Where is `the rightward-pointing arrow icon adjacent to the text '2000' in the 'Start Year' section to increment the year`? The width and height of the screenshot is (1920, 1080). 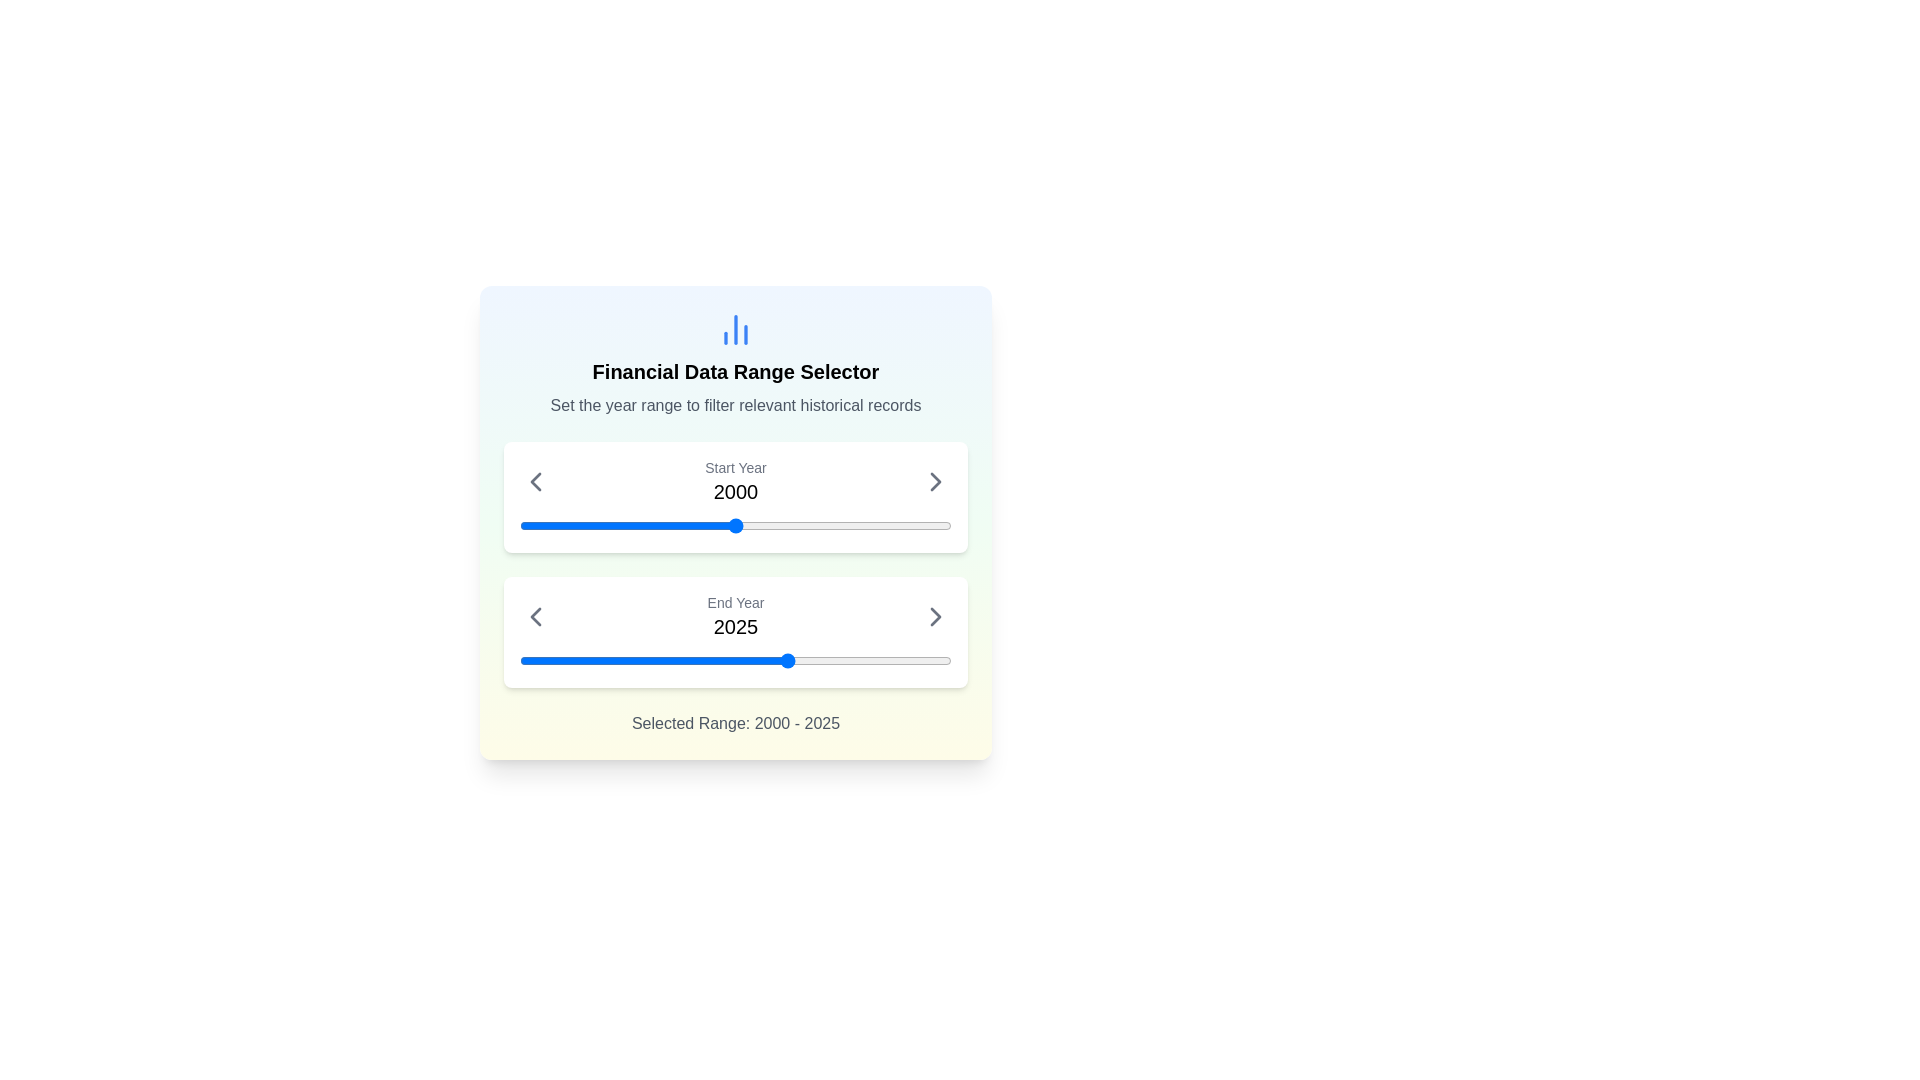
the rightward-pointing arrow icon adjacent to the text '2000' in the 'Start Year' section to increment the year is located at coordinates (935, 482).